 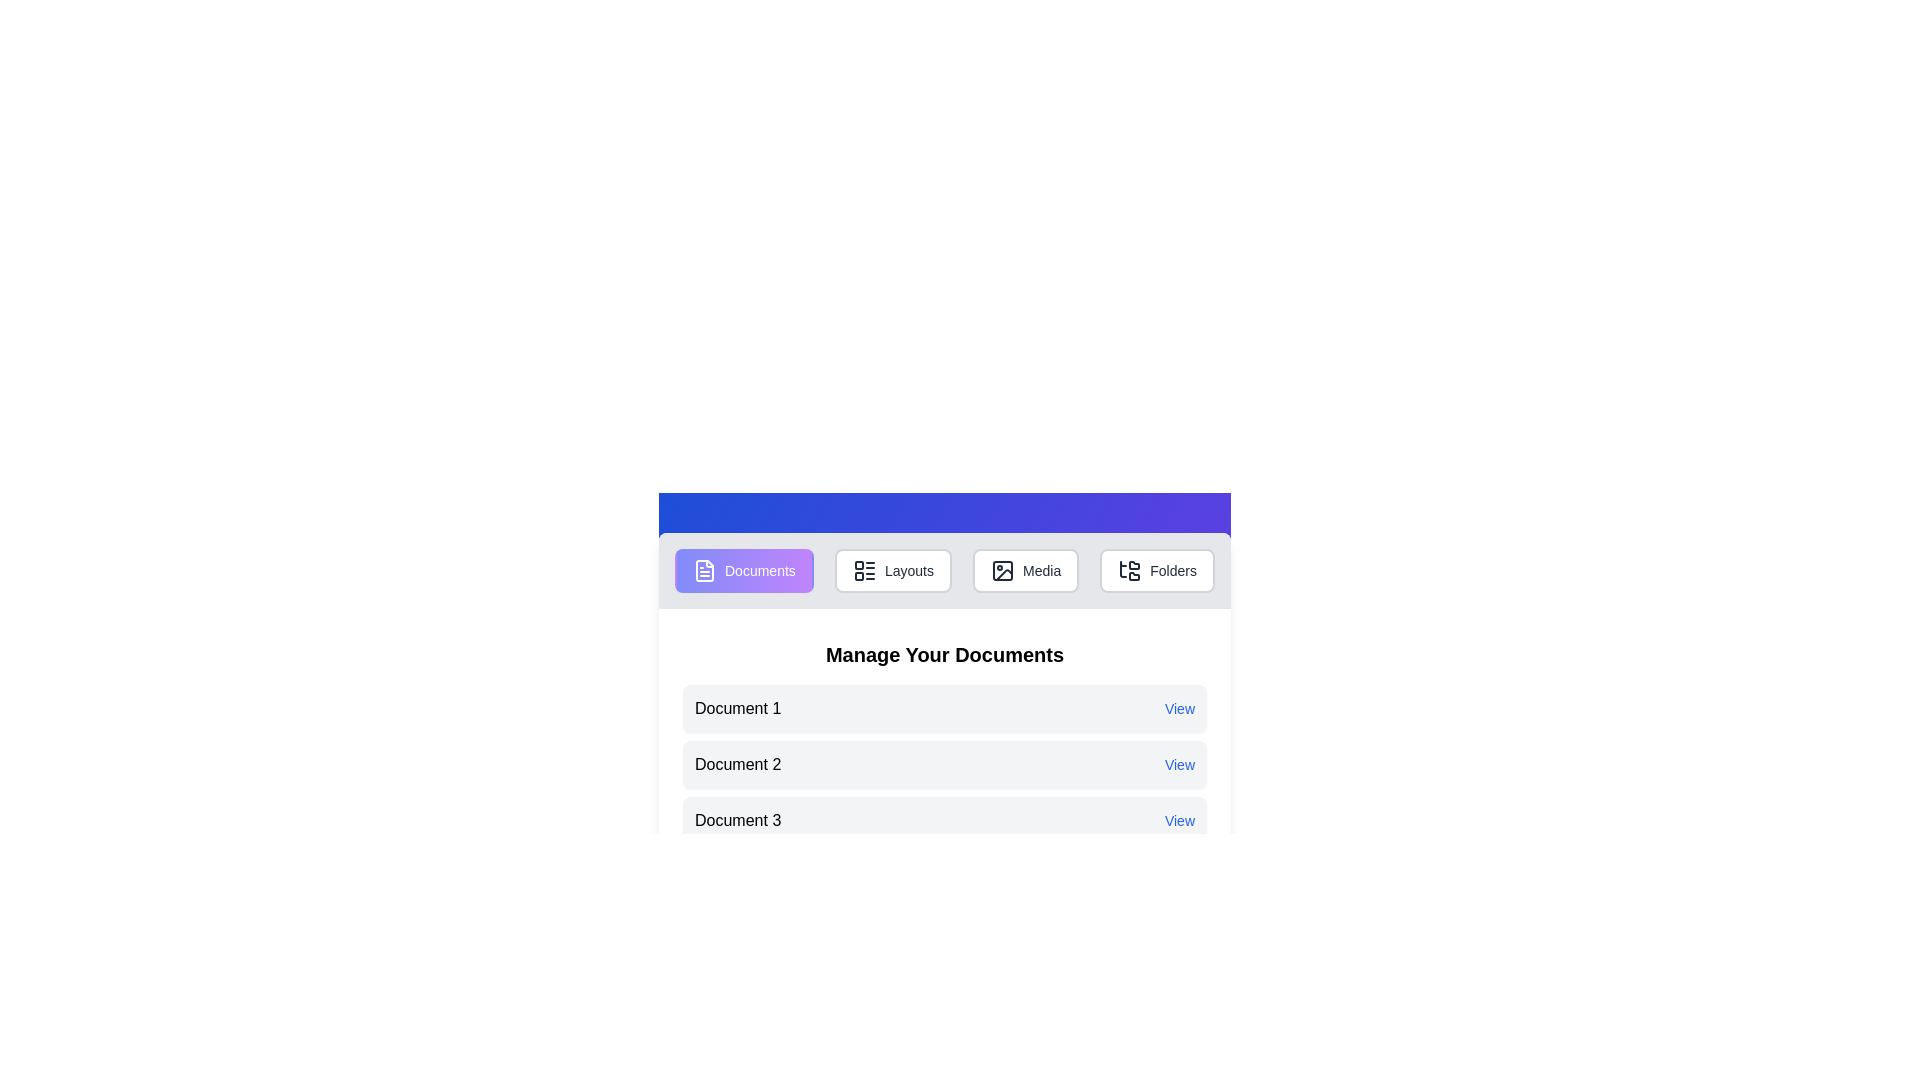 I want to click on the hyperlink styled as an interactive text link for 'Document 2' located in the rightmost segment of the second row under 'Manage Your Documents', so click(x=1180, y=764).